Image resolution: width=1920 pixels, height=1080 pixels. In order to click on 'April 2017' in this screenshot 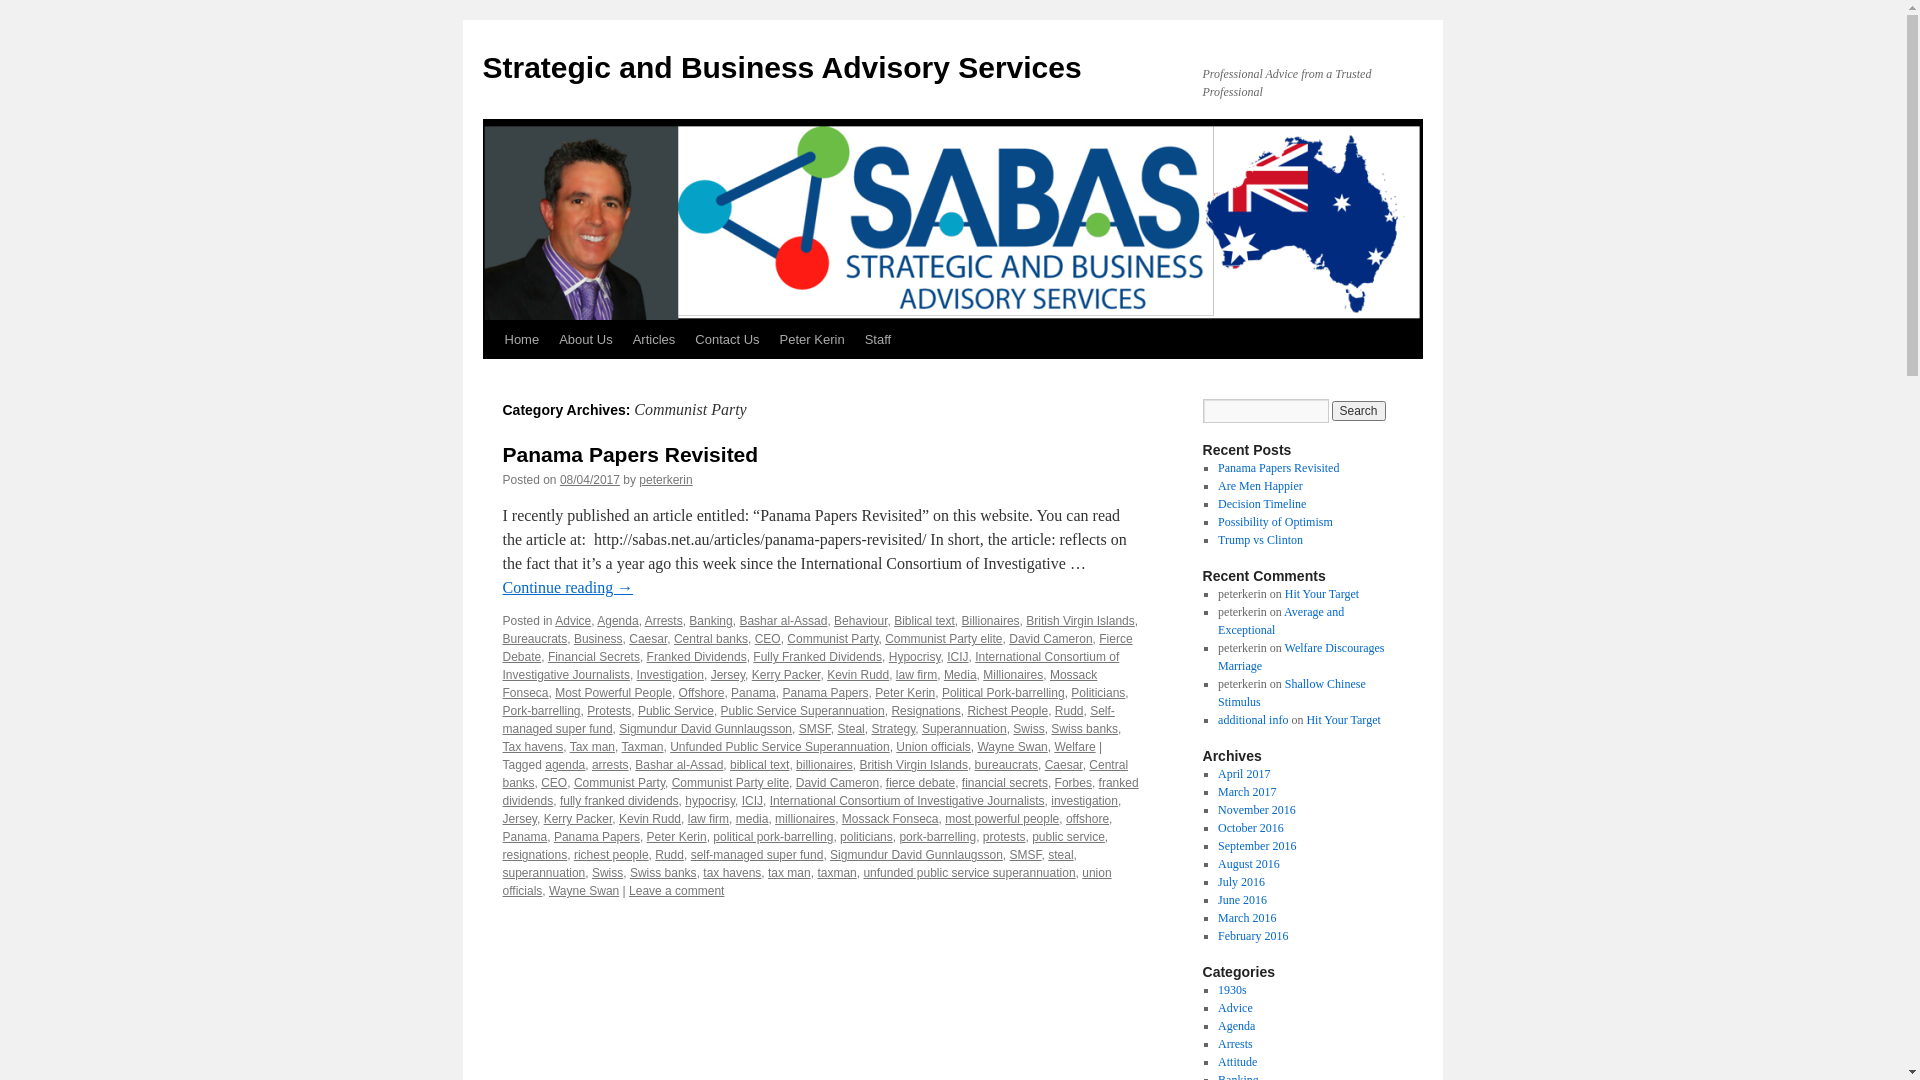, I will do `click(1242, 773)`.